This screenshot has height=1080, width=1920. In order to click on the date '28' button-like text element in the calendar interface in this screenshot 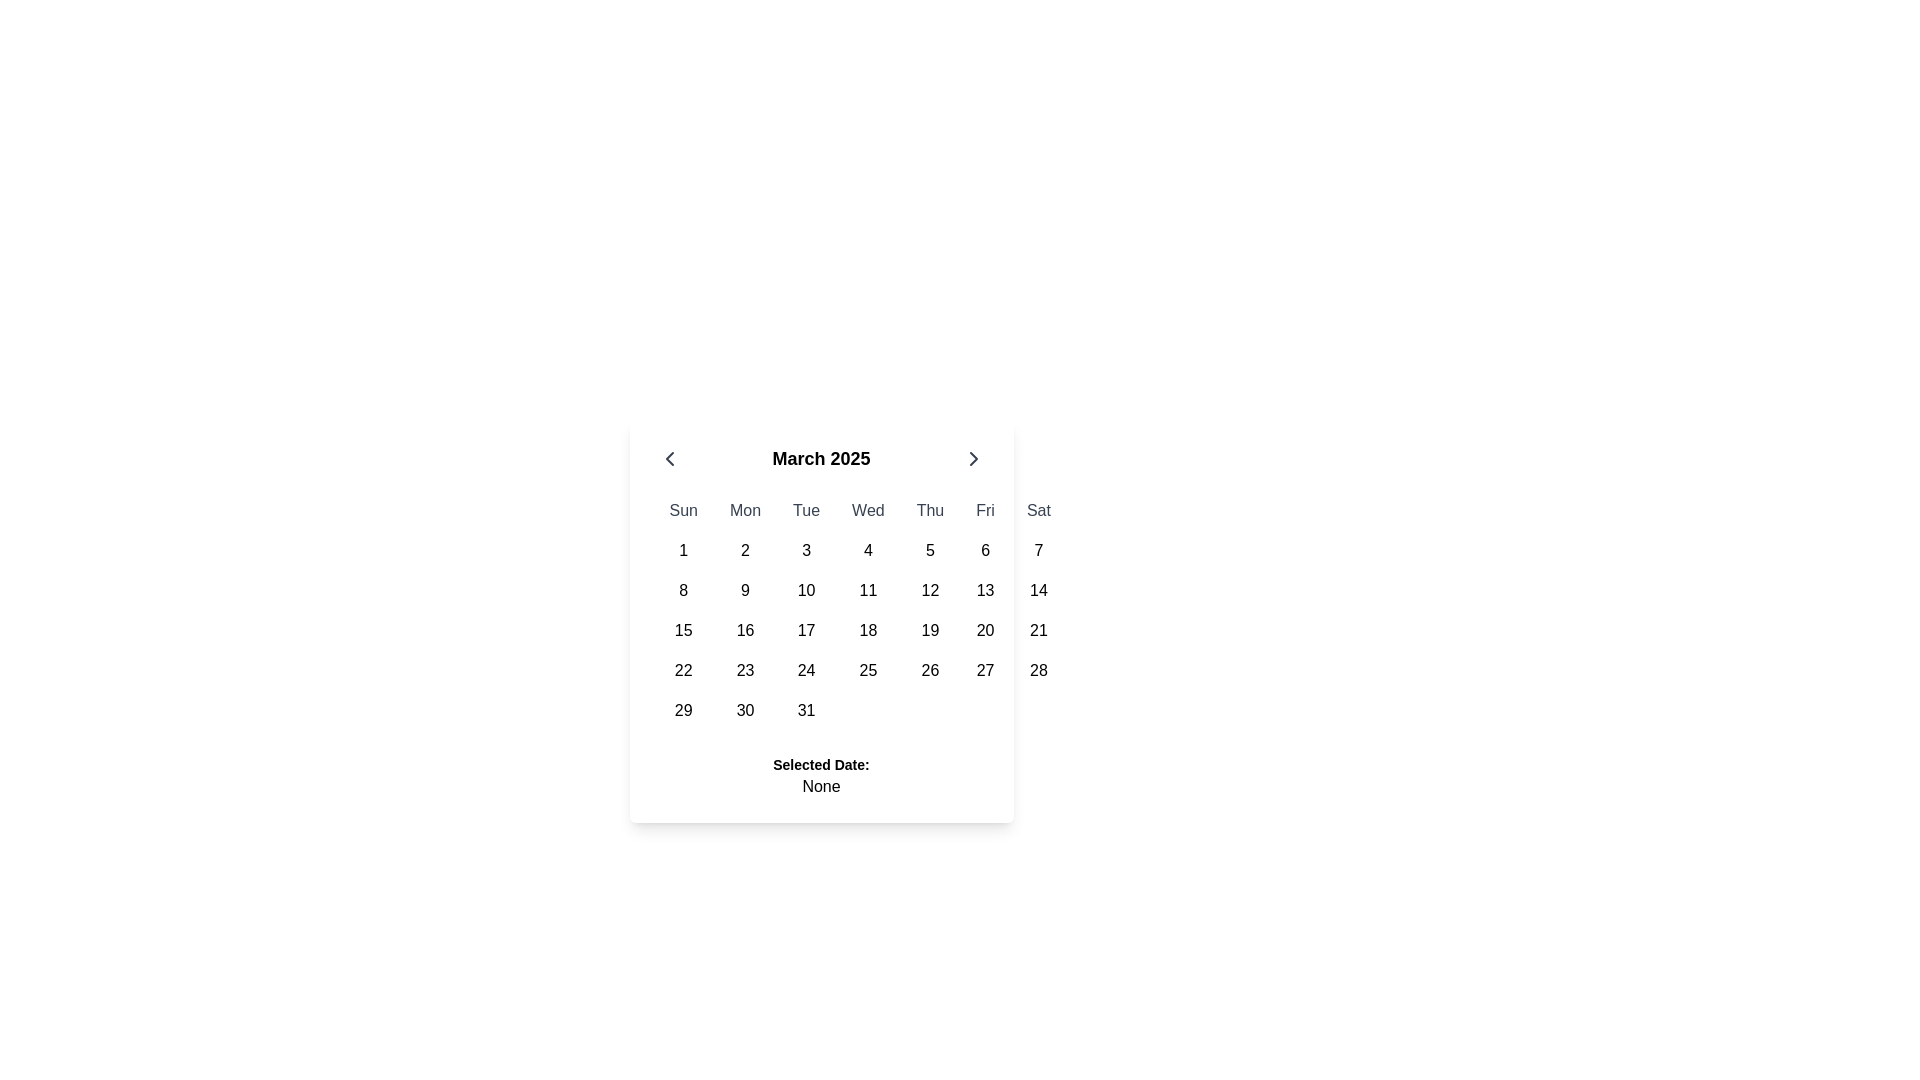, I will do `click(1037, 671)`.